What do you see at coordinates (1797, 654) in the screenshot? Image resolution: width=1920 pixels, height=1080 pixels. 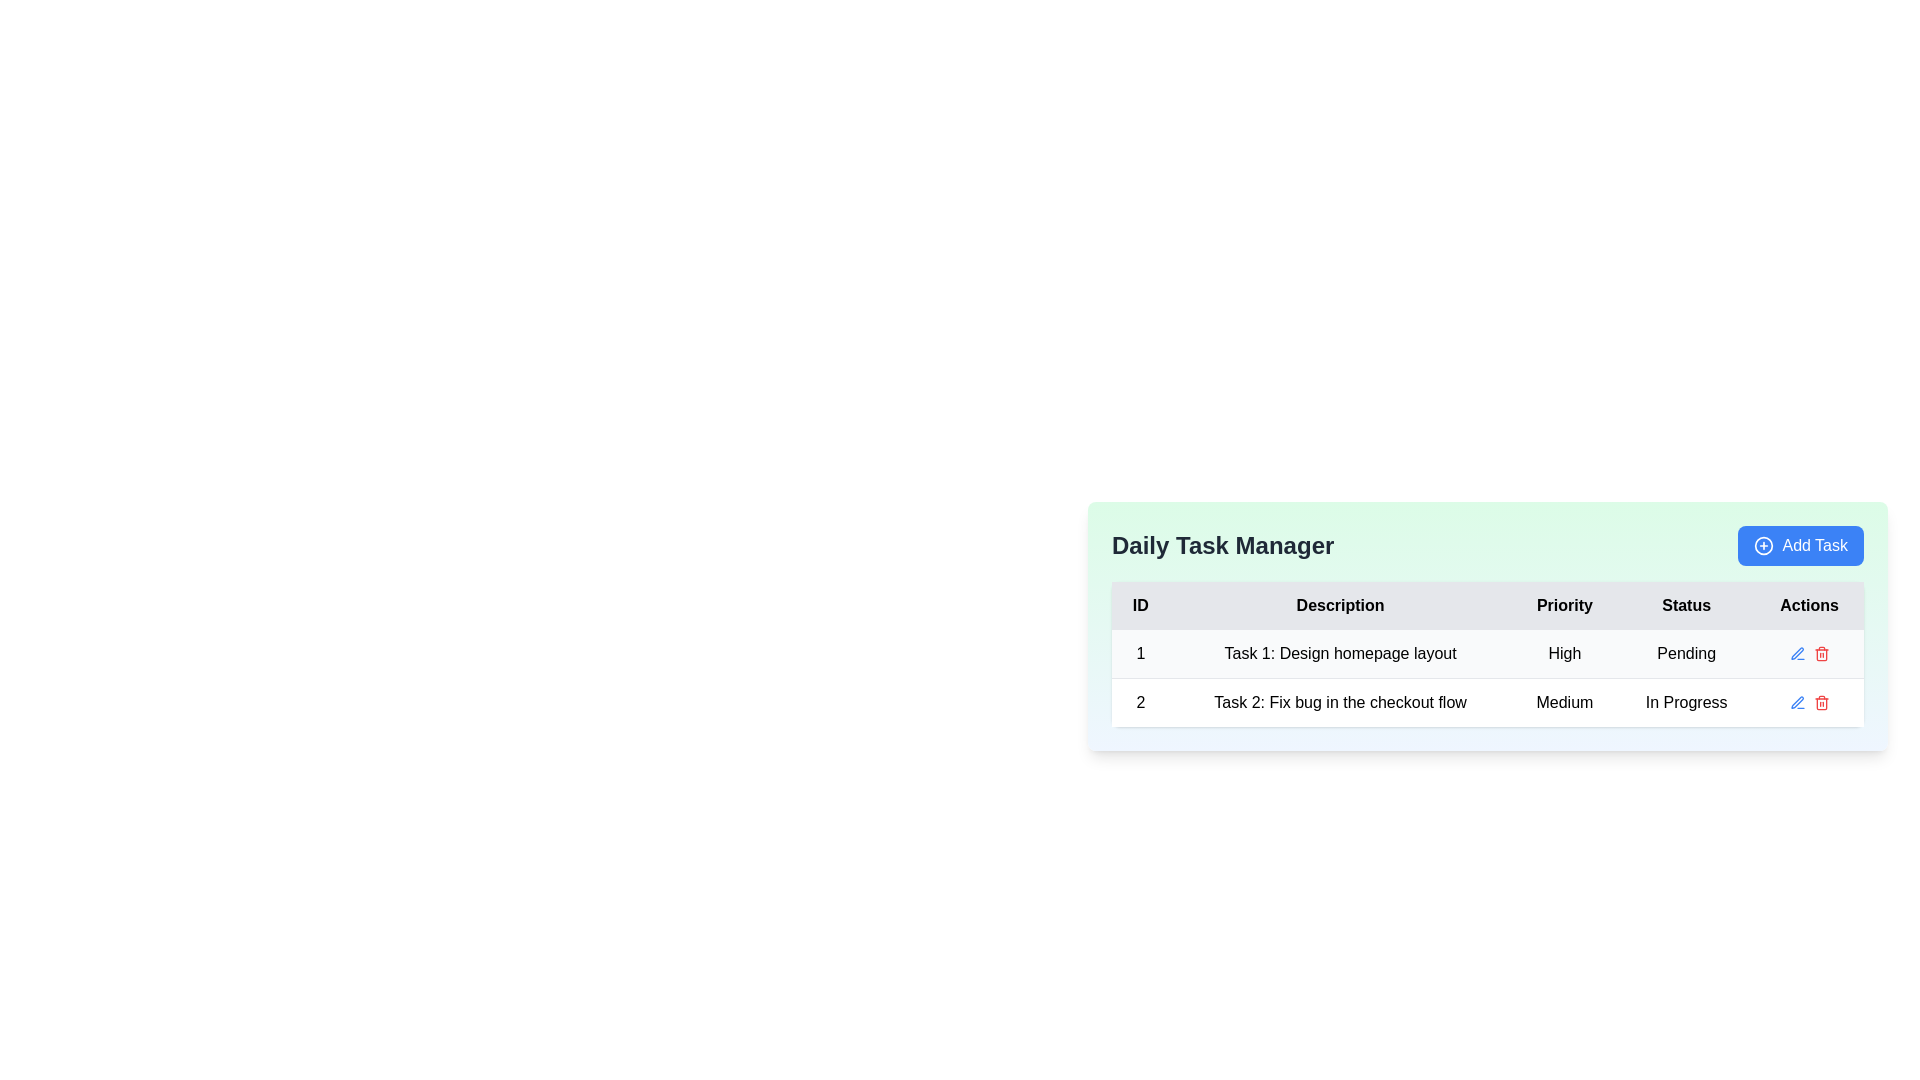 I see `the icon button in the second row of the table under the 'Actions' column to possibly see a tooltip` at bounding box center [1797, 654].